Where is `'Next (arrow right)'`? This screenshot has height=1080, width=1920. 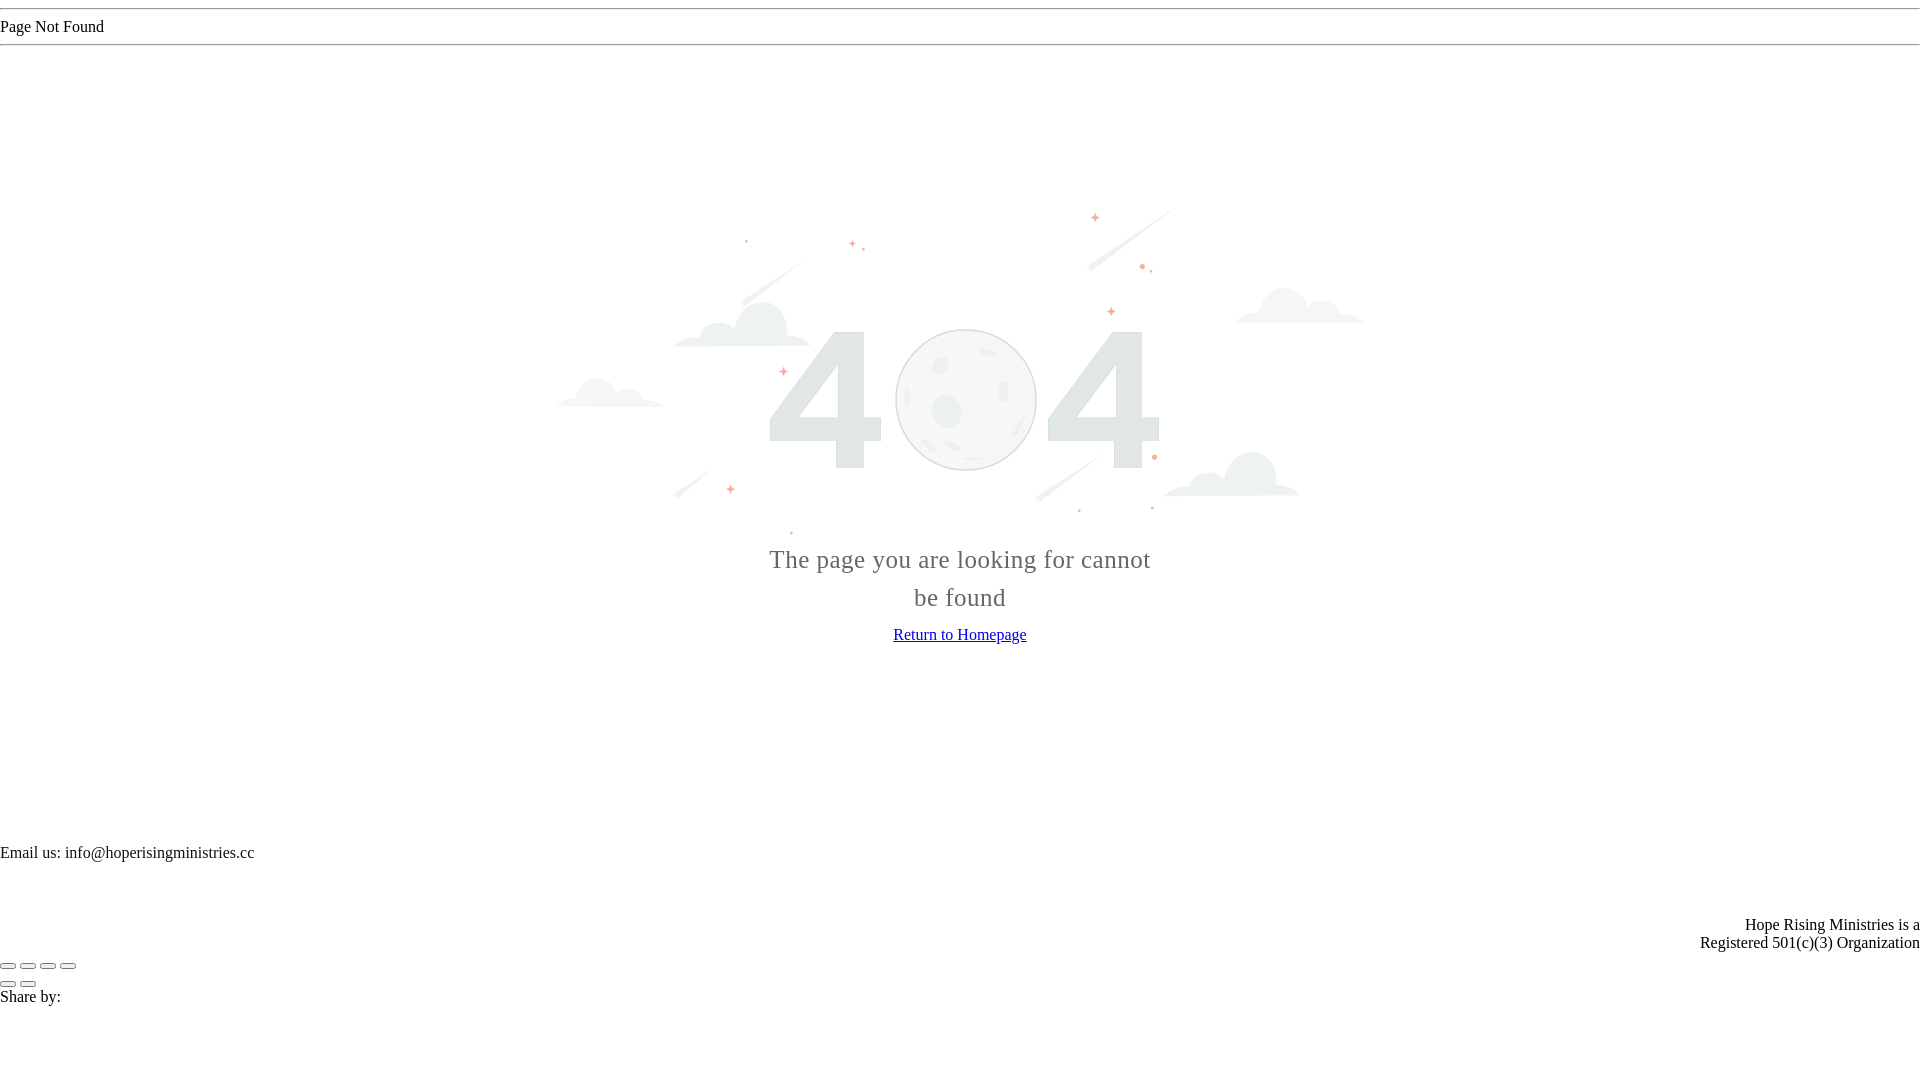
'Next (arrow right)' is located at coordinates (28, 982).